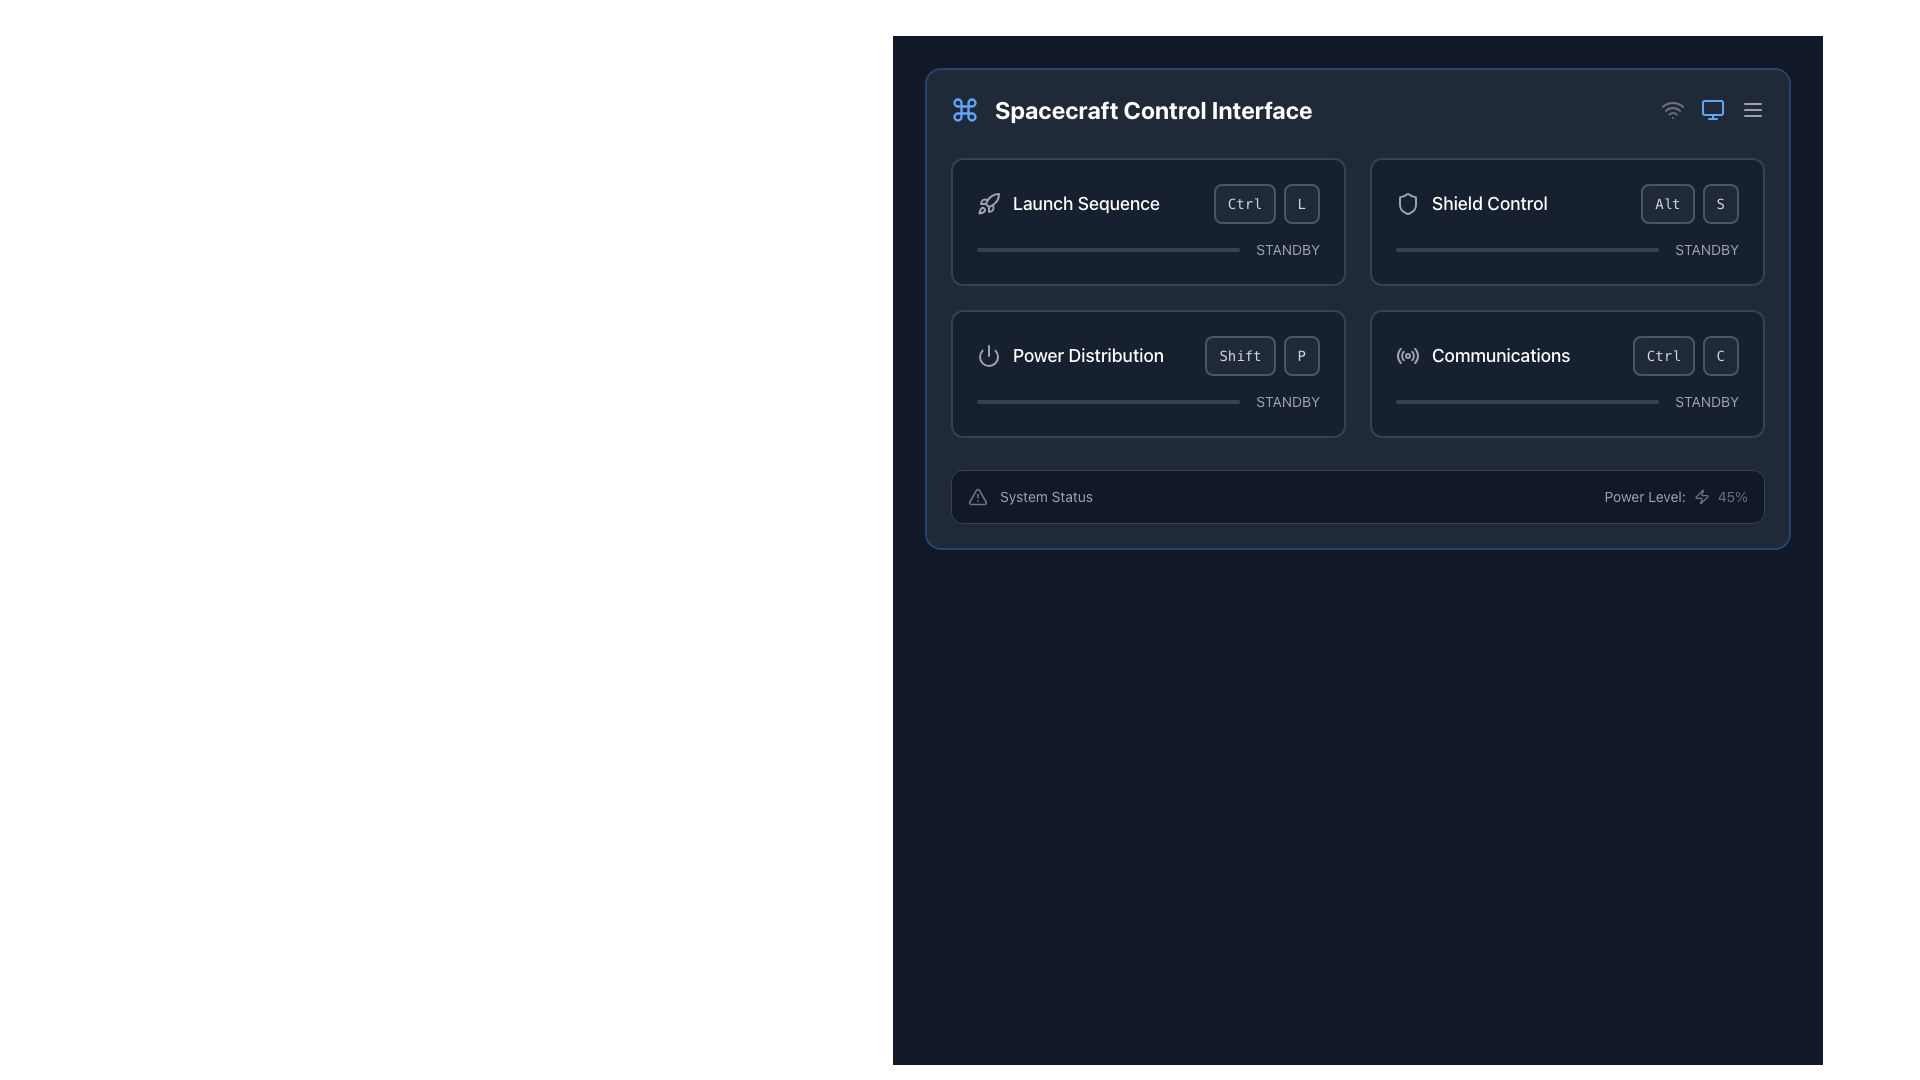 This screenshot has height=1080, width=1920. Describe the element at coordinates (1566, 249) in the screenshot. I see `the progress bar indicating the 'STANDBY' status for the 'Shield Control' feature, which is visually represented below the main header of the section` at that location.